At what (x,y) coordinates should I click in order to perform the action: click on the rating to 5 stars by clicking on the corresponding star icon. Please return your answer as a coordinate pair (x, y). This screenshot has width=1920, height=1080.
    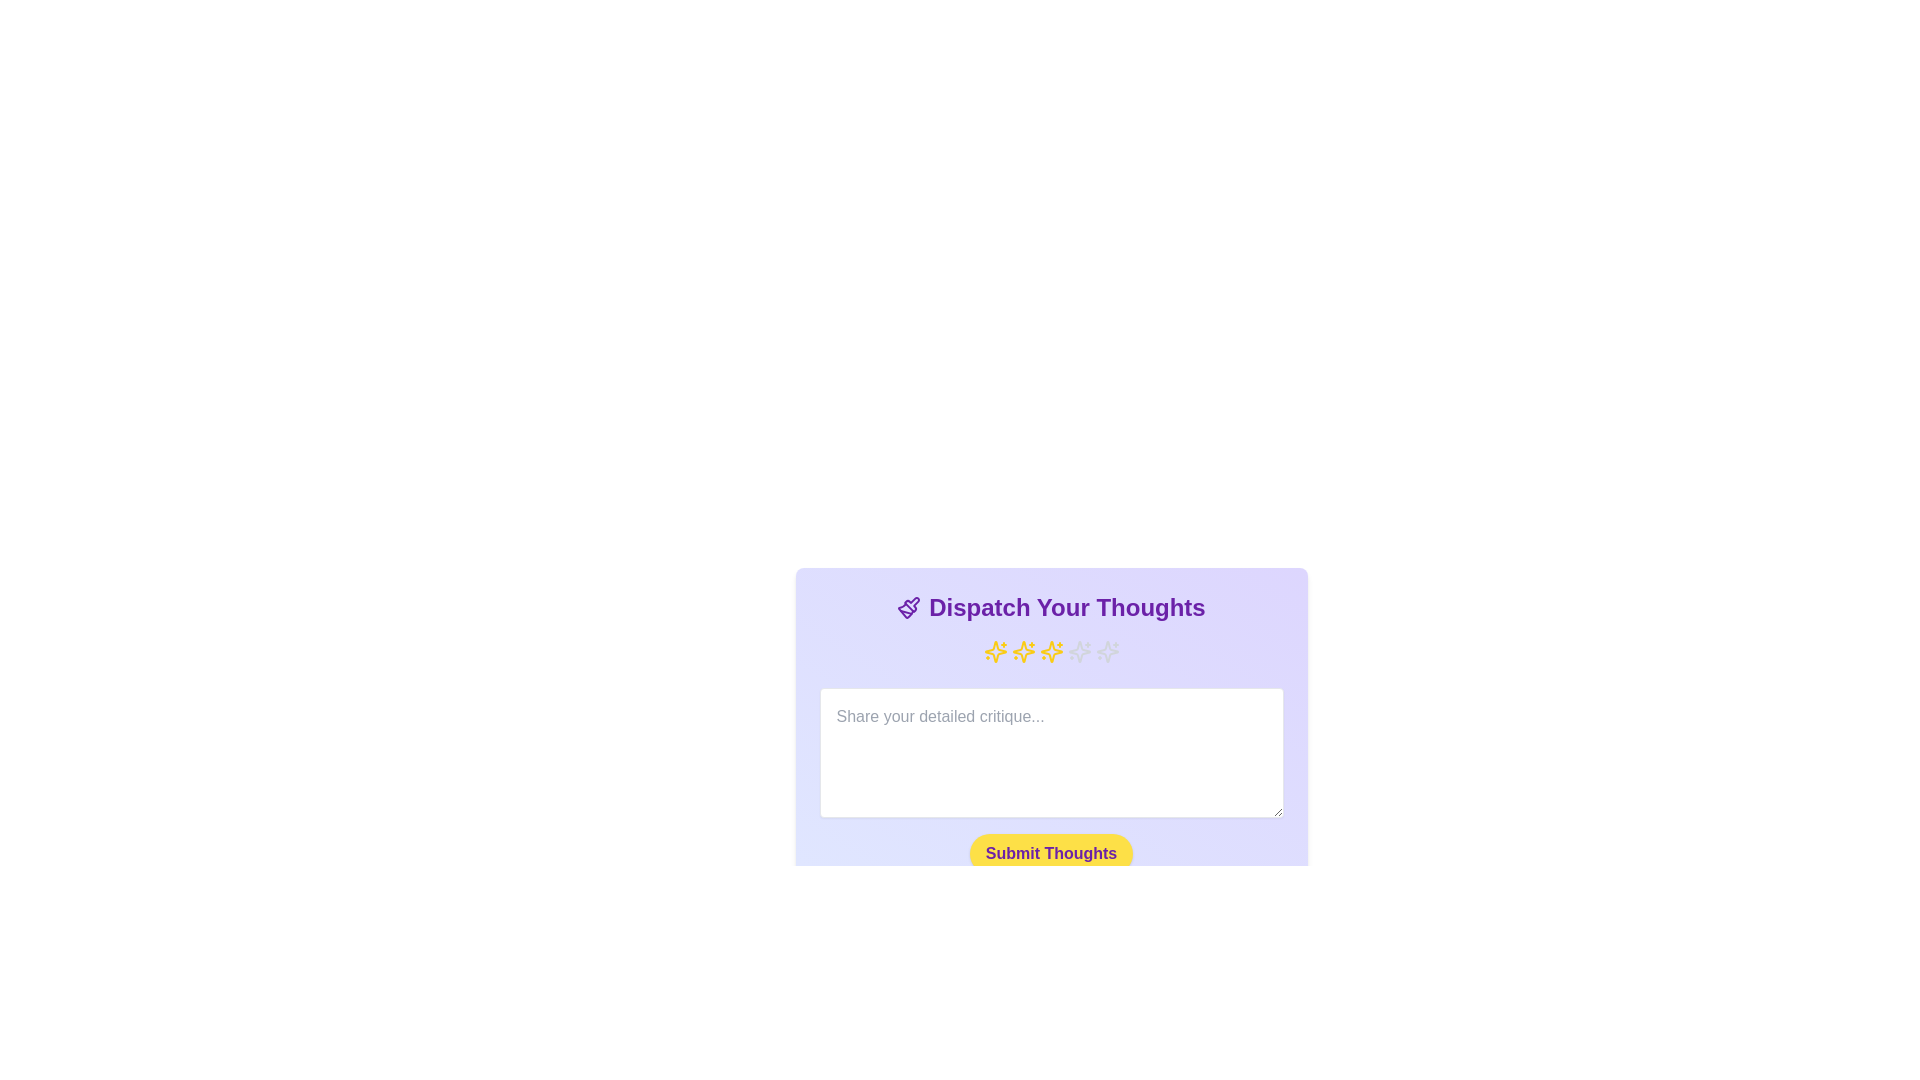
    Looking at the image, I should click on (1106, 651).